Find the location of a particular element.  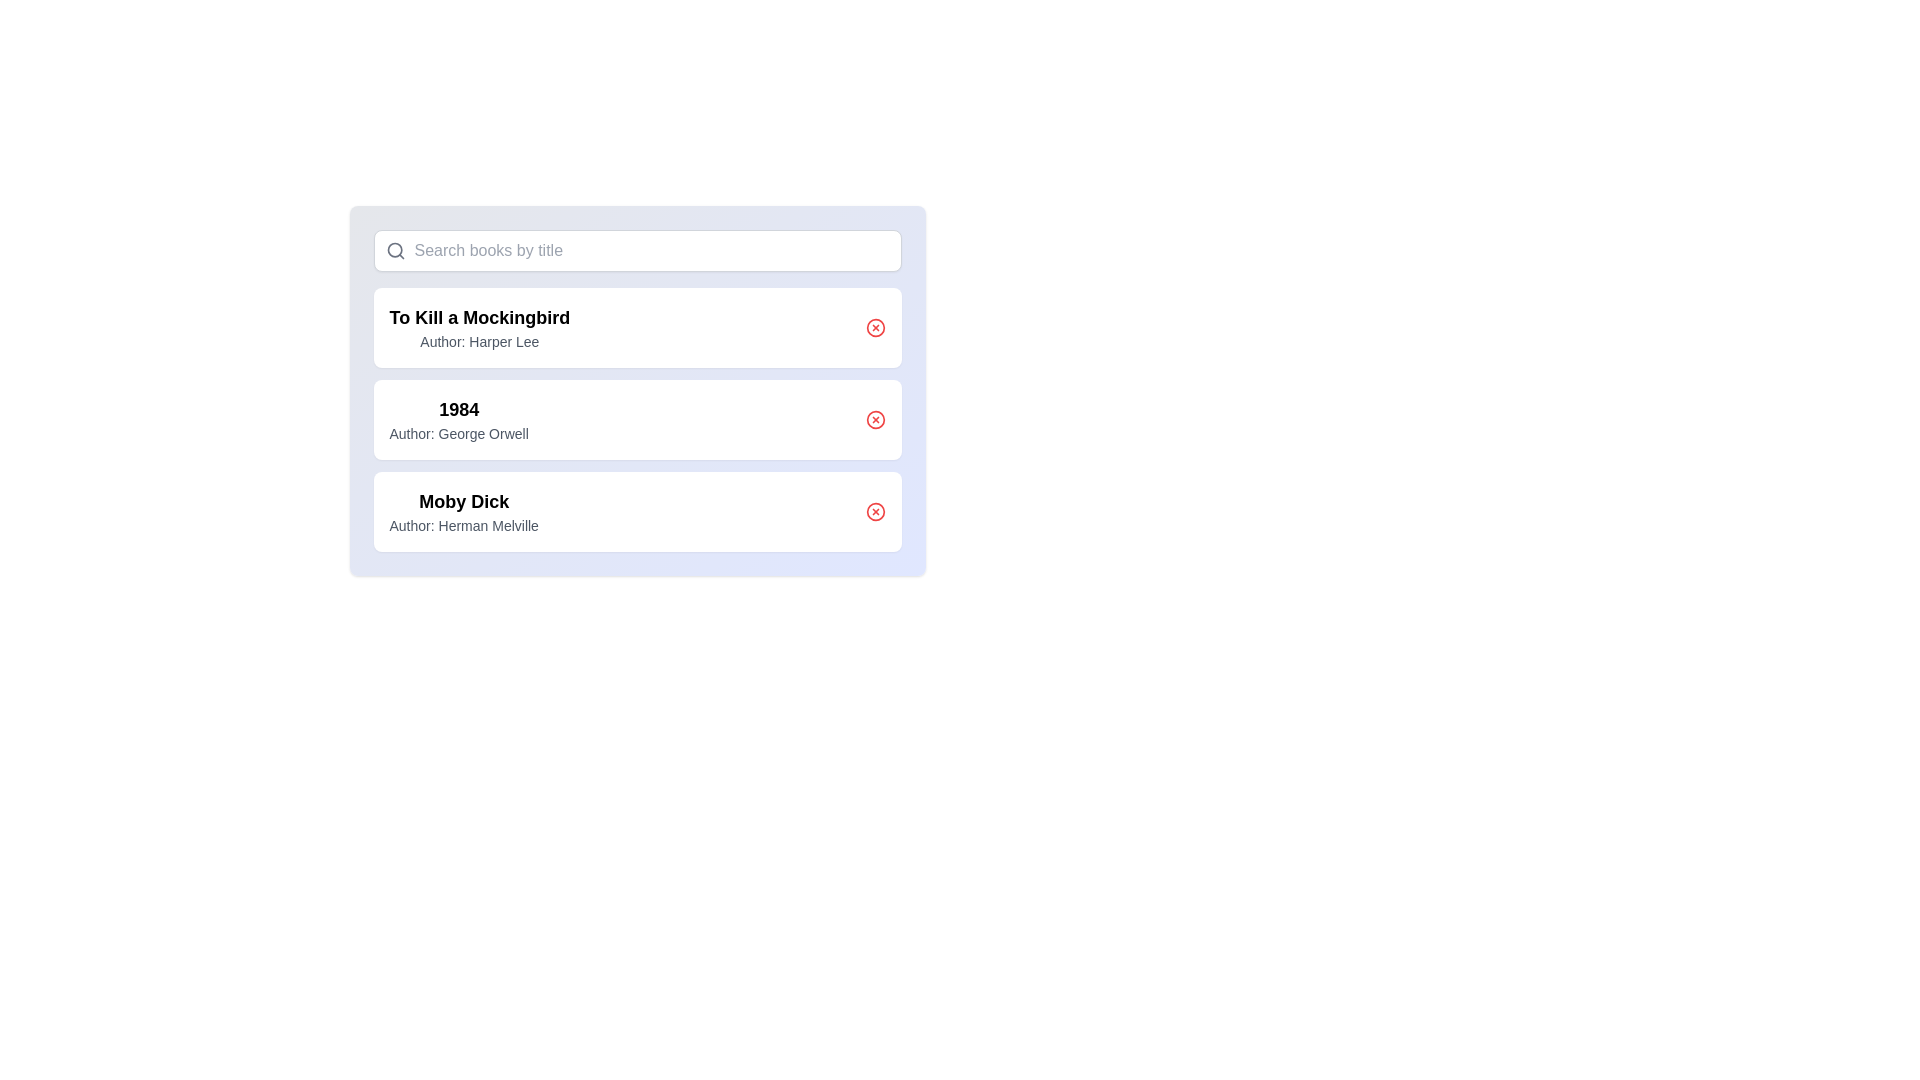

the delete button for the book titled 'Moby Dick' is located at coordinates (875, 511).